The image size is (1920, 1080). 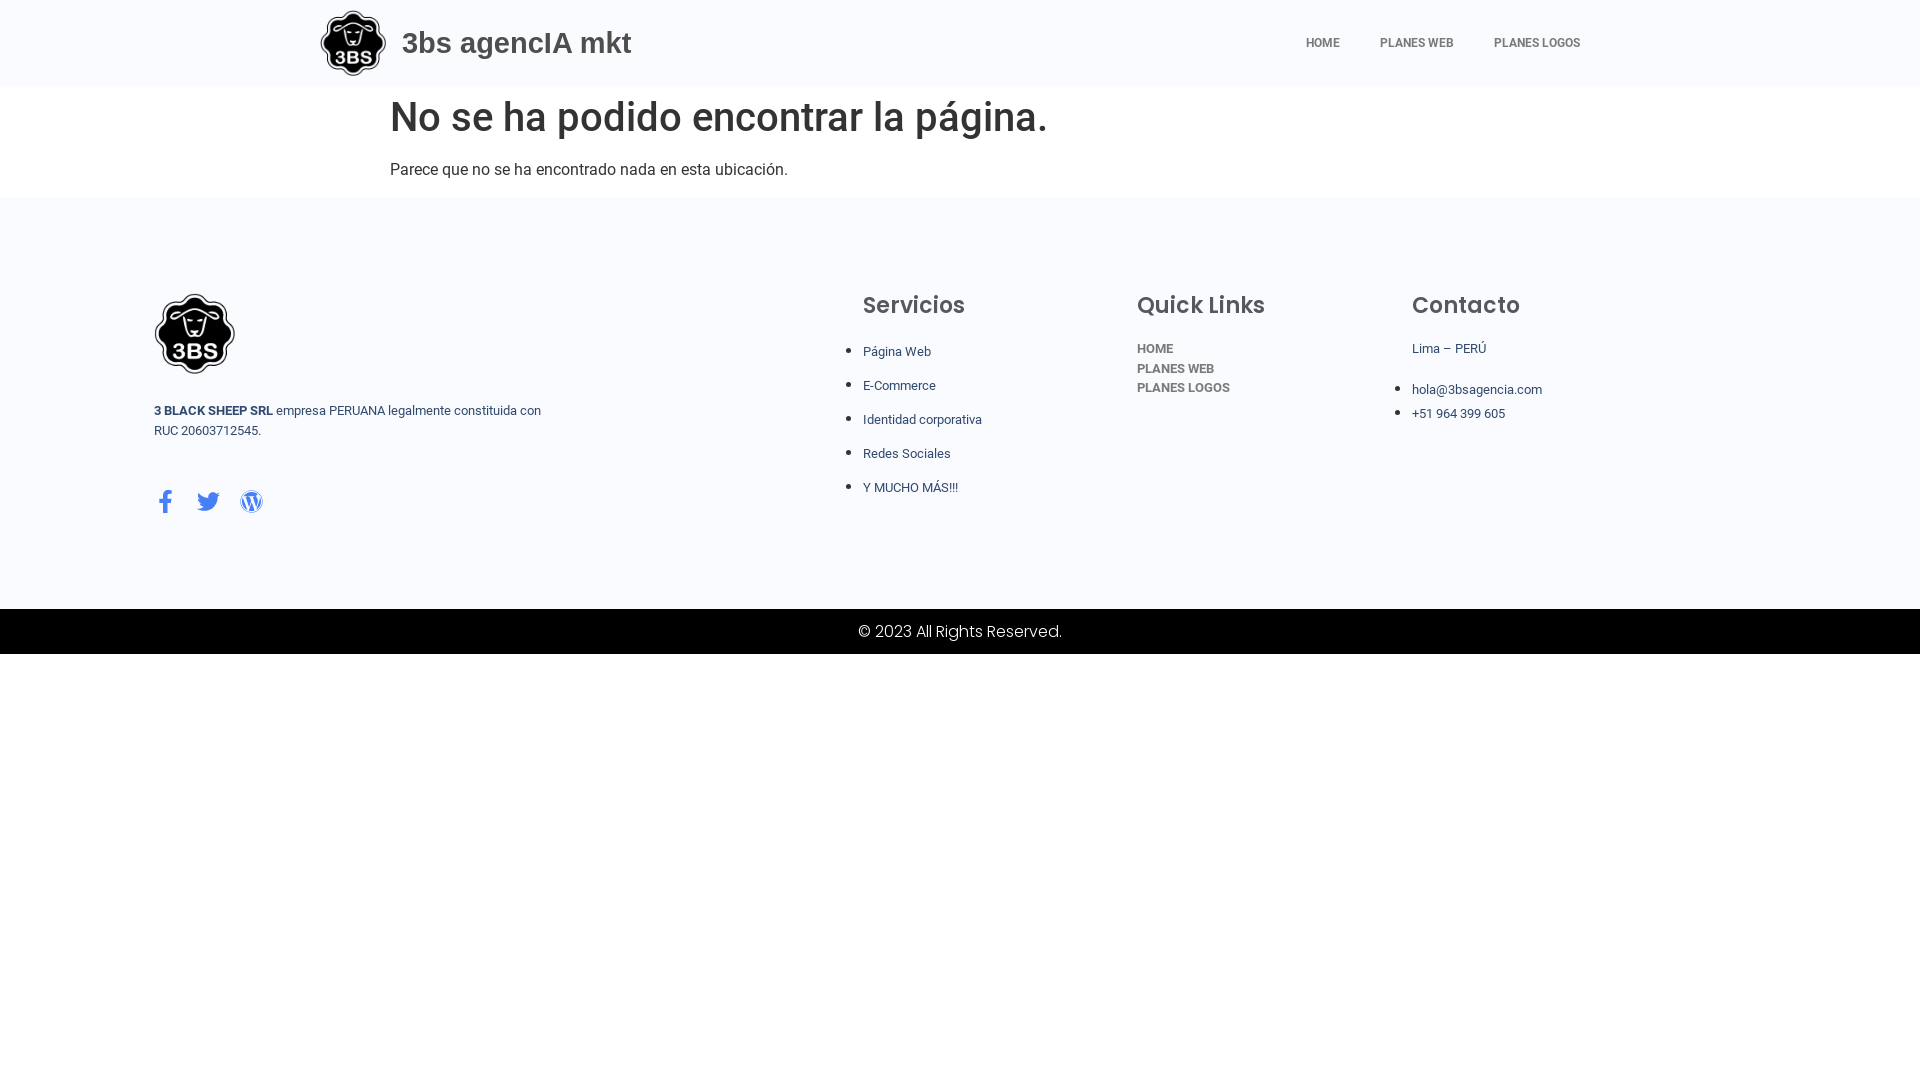 I want to click on 'E-Commerce', so click(x=898, y=385).